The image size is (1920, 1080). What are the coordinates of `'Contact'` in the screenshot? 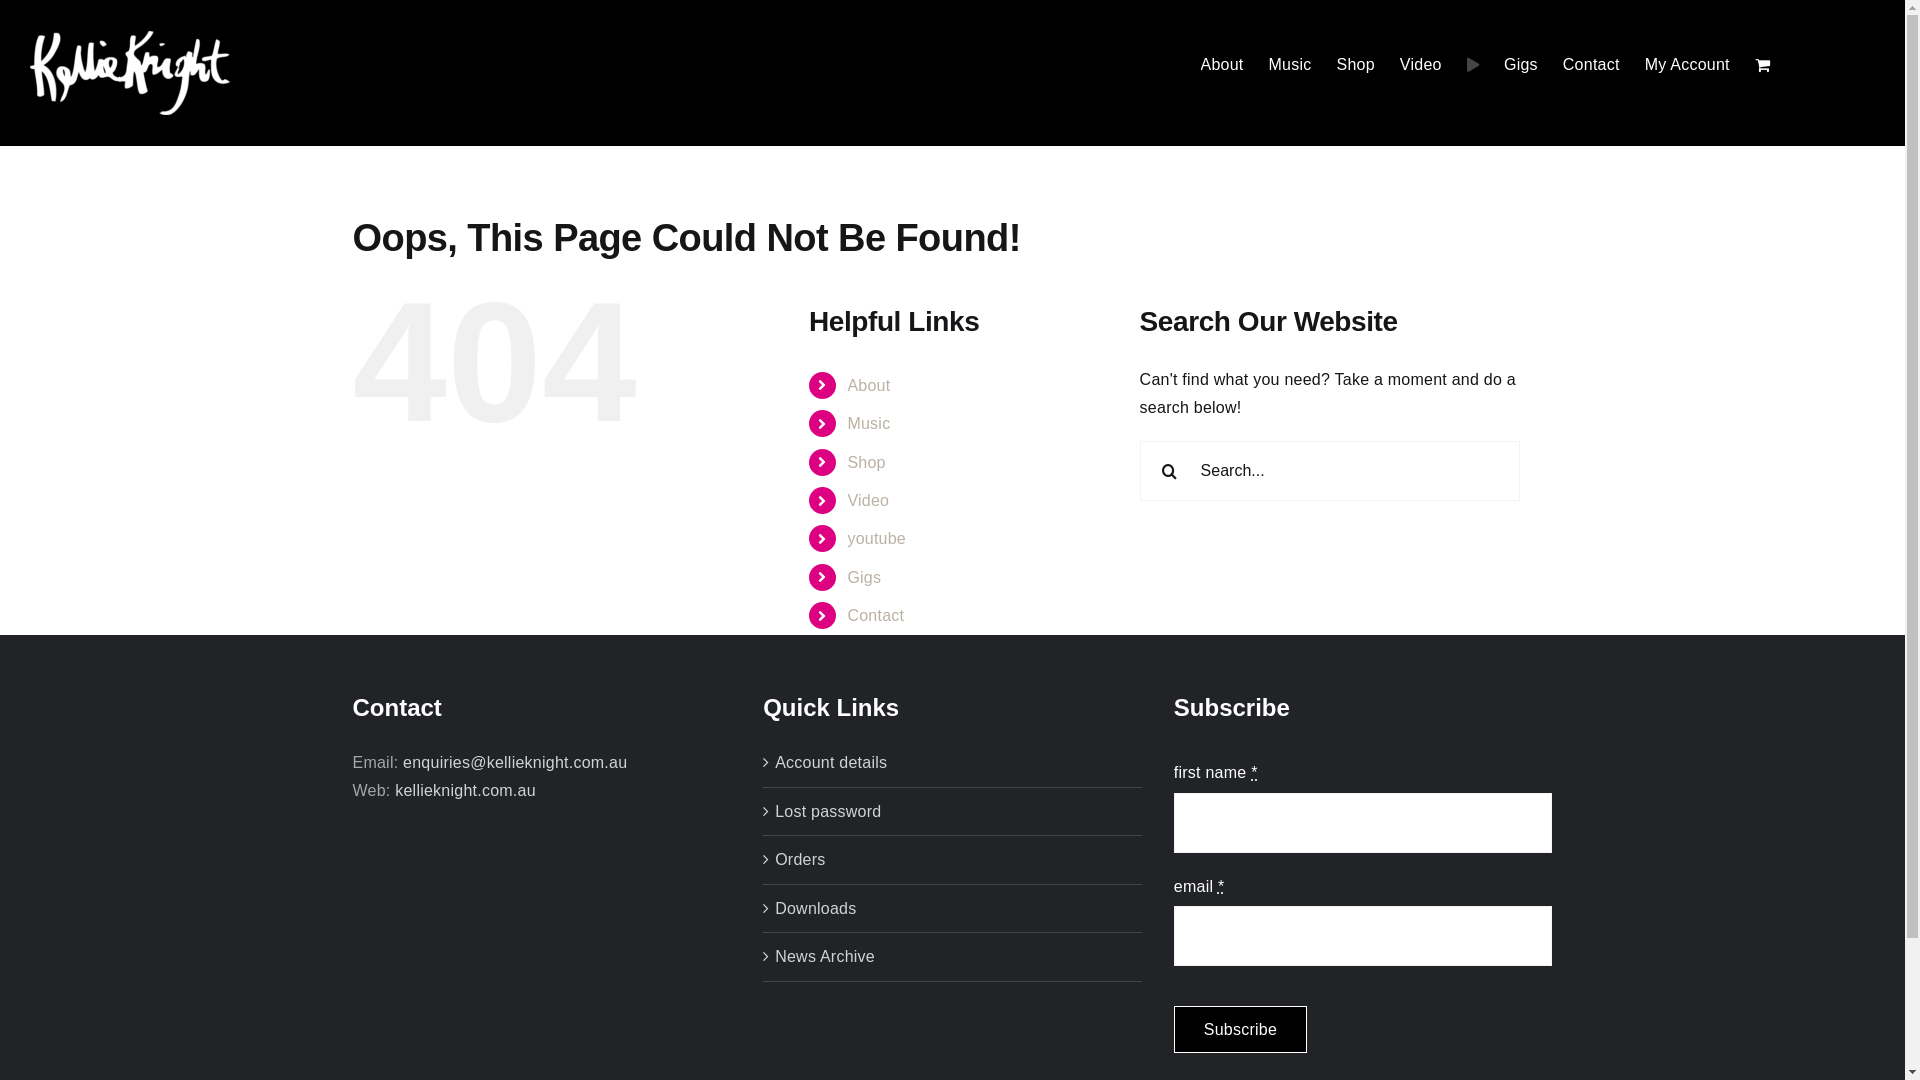 It's located at (875, 614).